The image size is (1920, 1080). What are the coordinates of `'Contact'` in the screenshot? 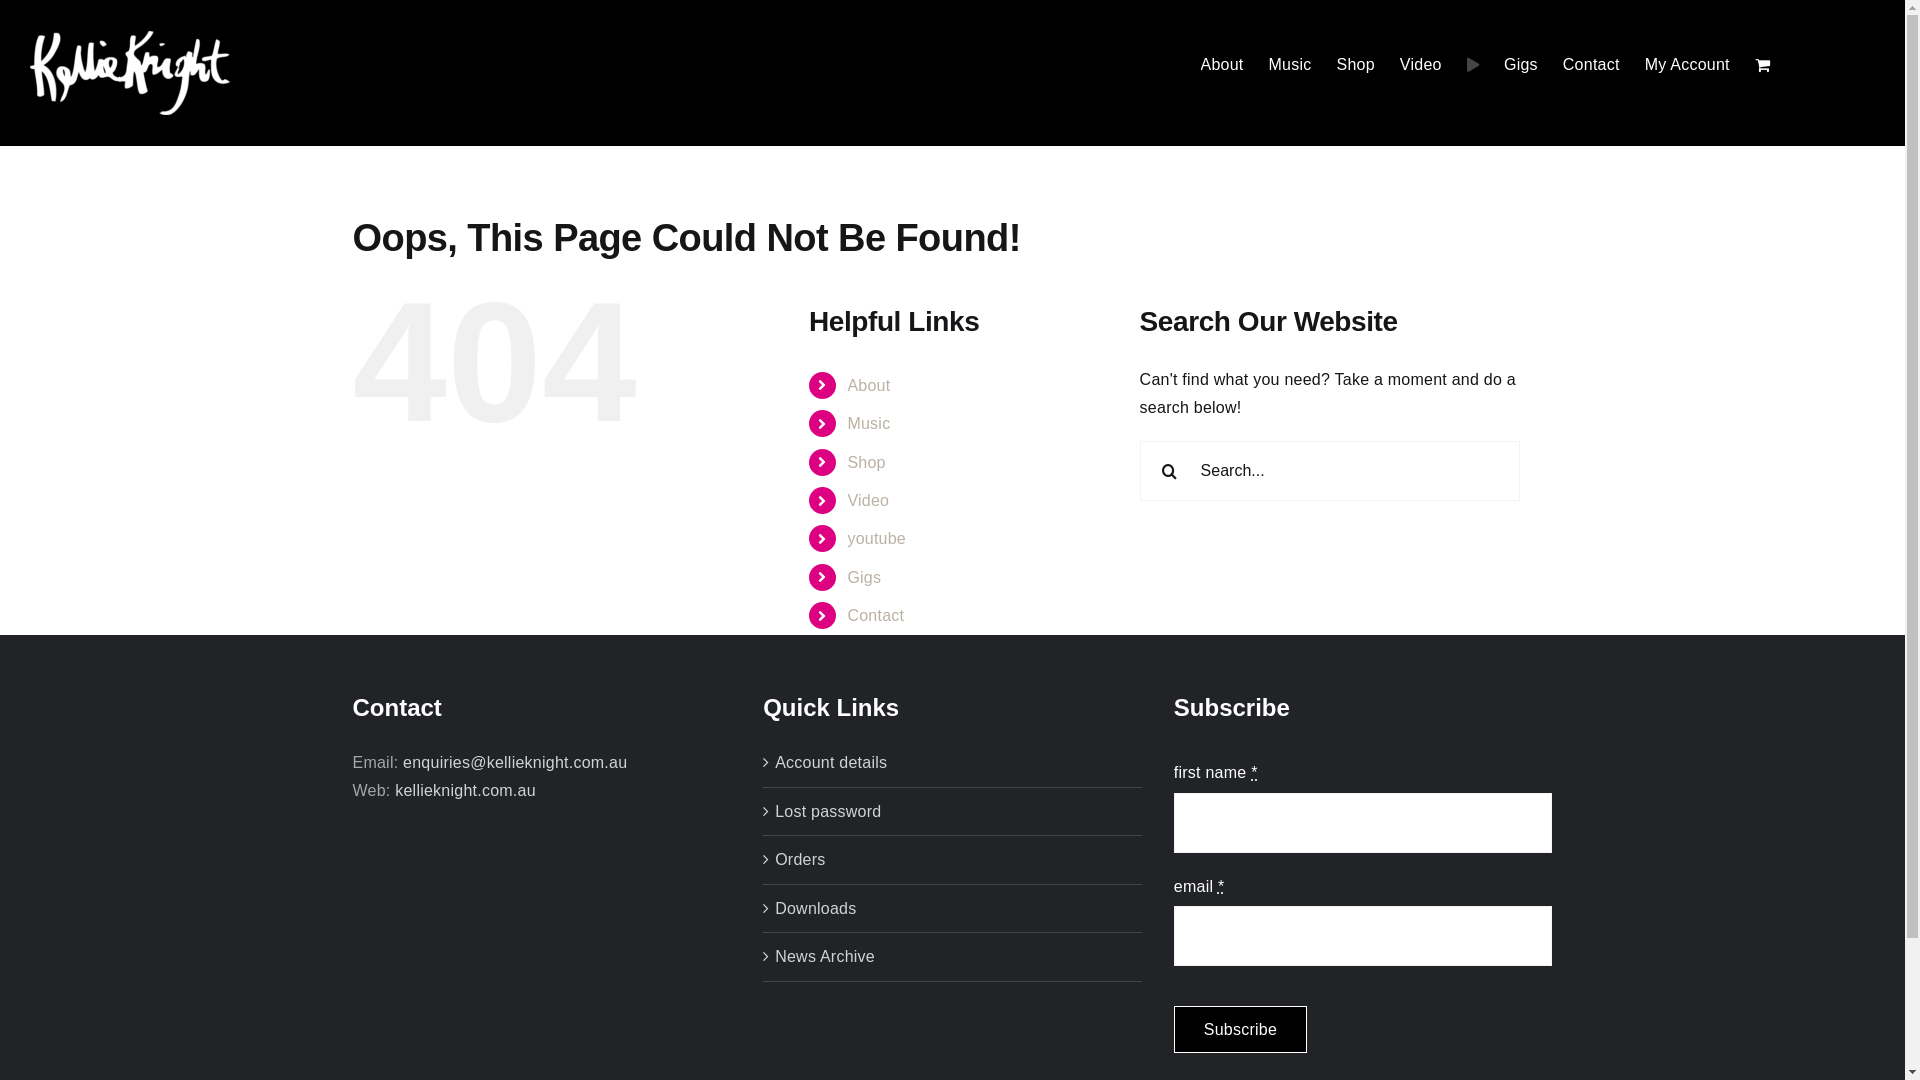 It's located at (875, 614).